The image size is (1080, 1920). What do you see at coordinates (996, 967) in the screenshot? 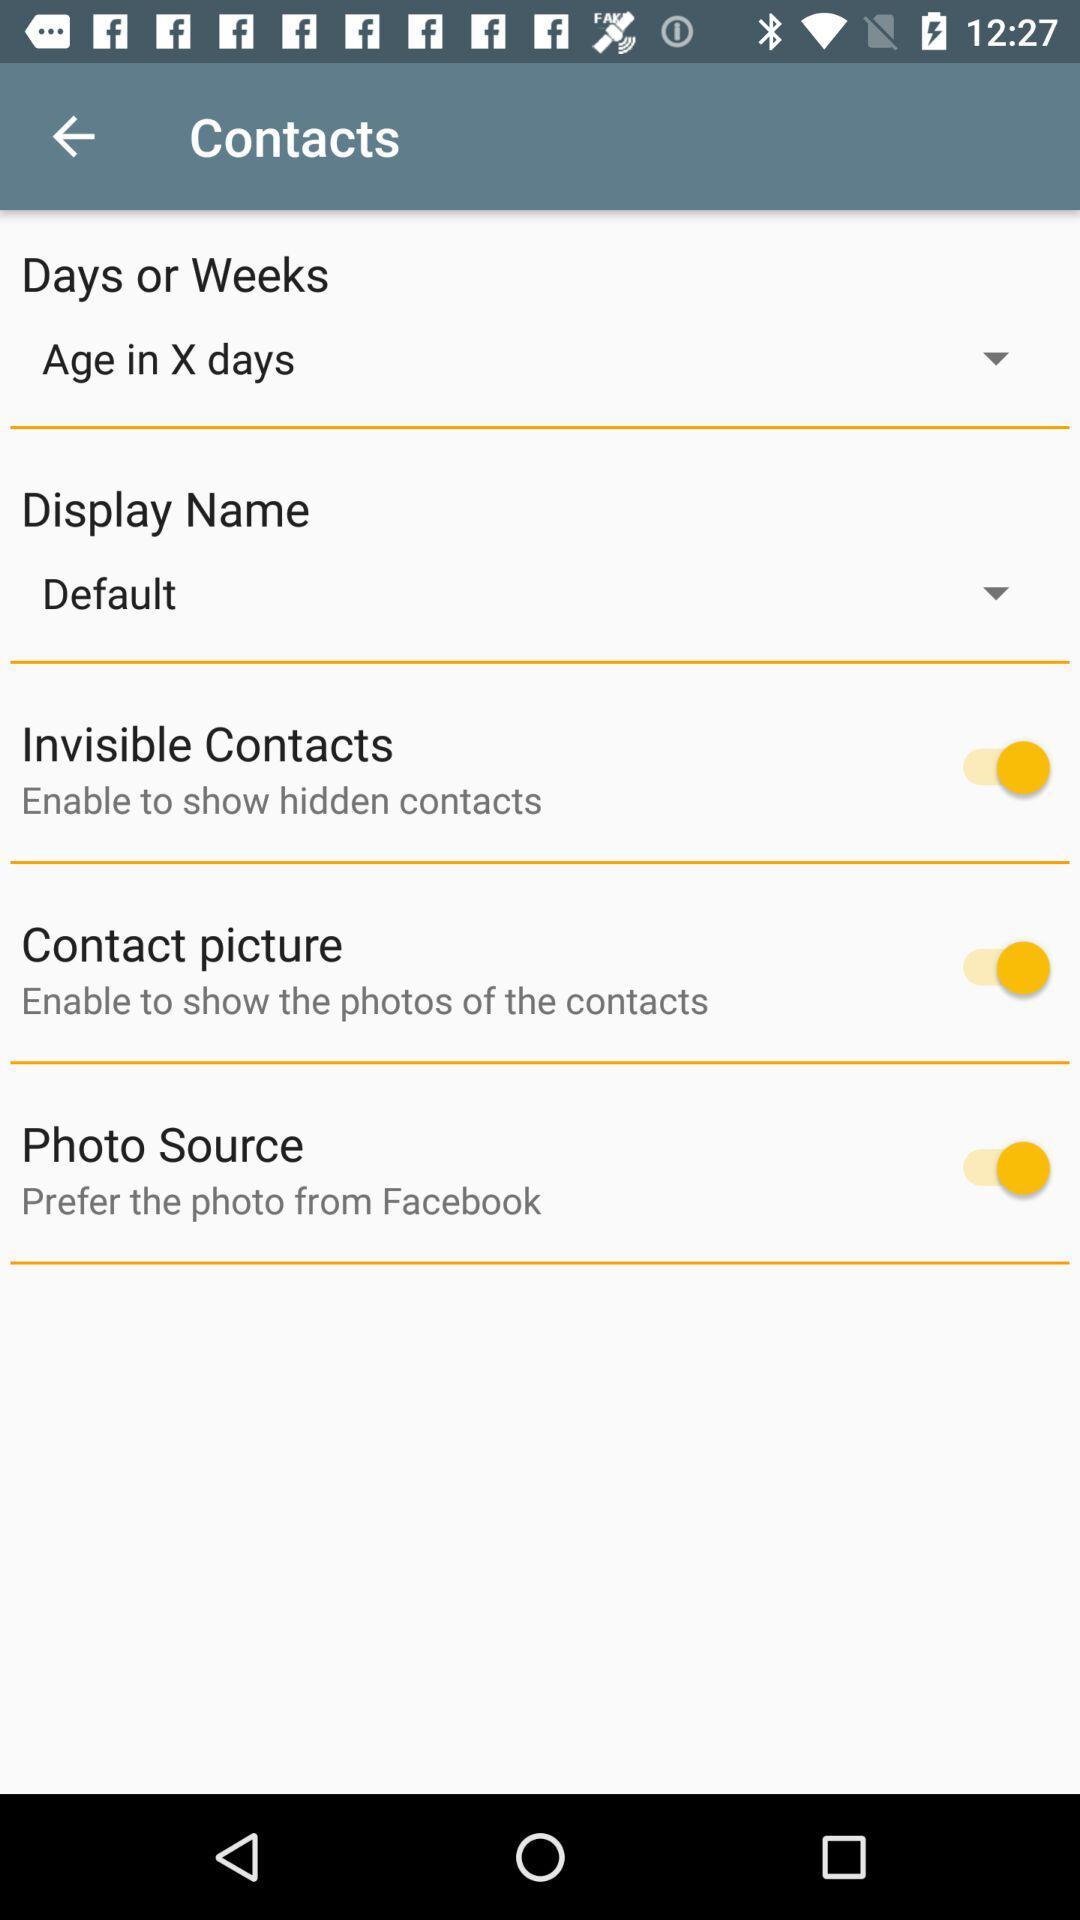
I see `contact` at bounding box center [996, 967].